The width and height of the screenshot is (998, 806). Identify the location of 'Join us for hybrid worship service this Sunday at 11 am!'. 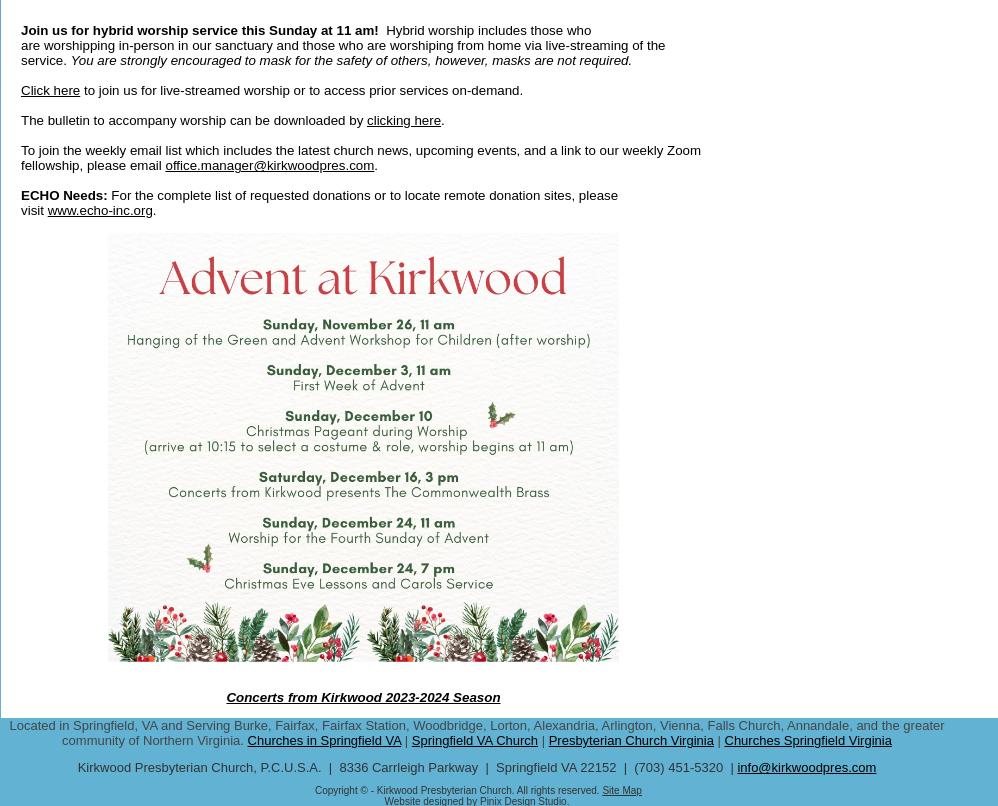
(203, 30).